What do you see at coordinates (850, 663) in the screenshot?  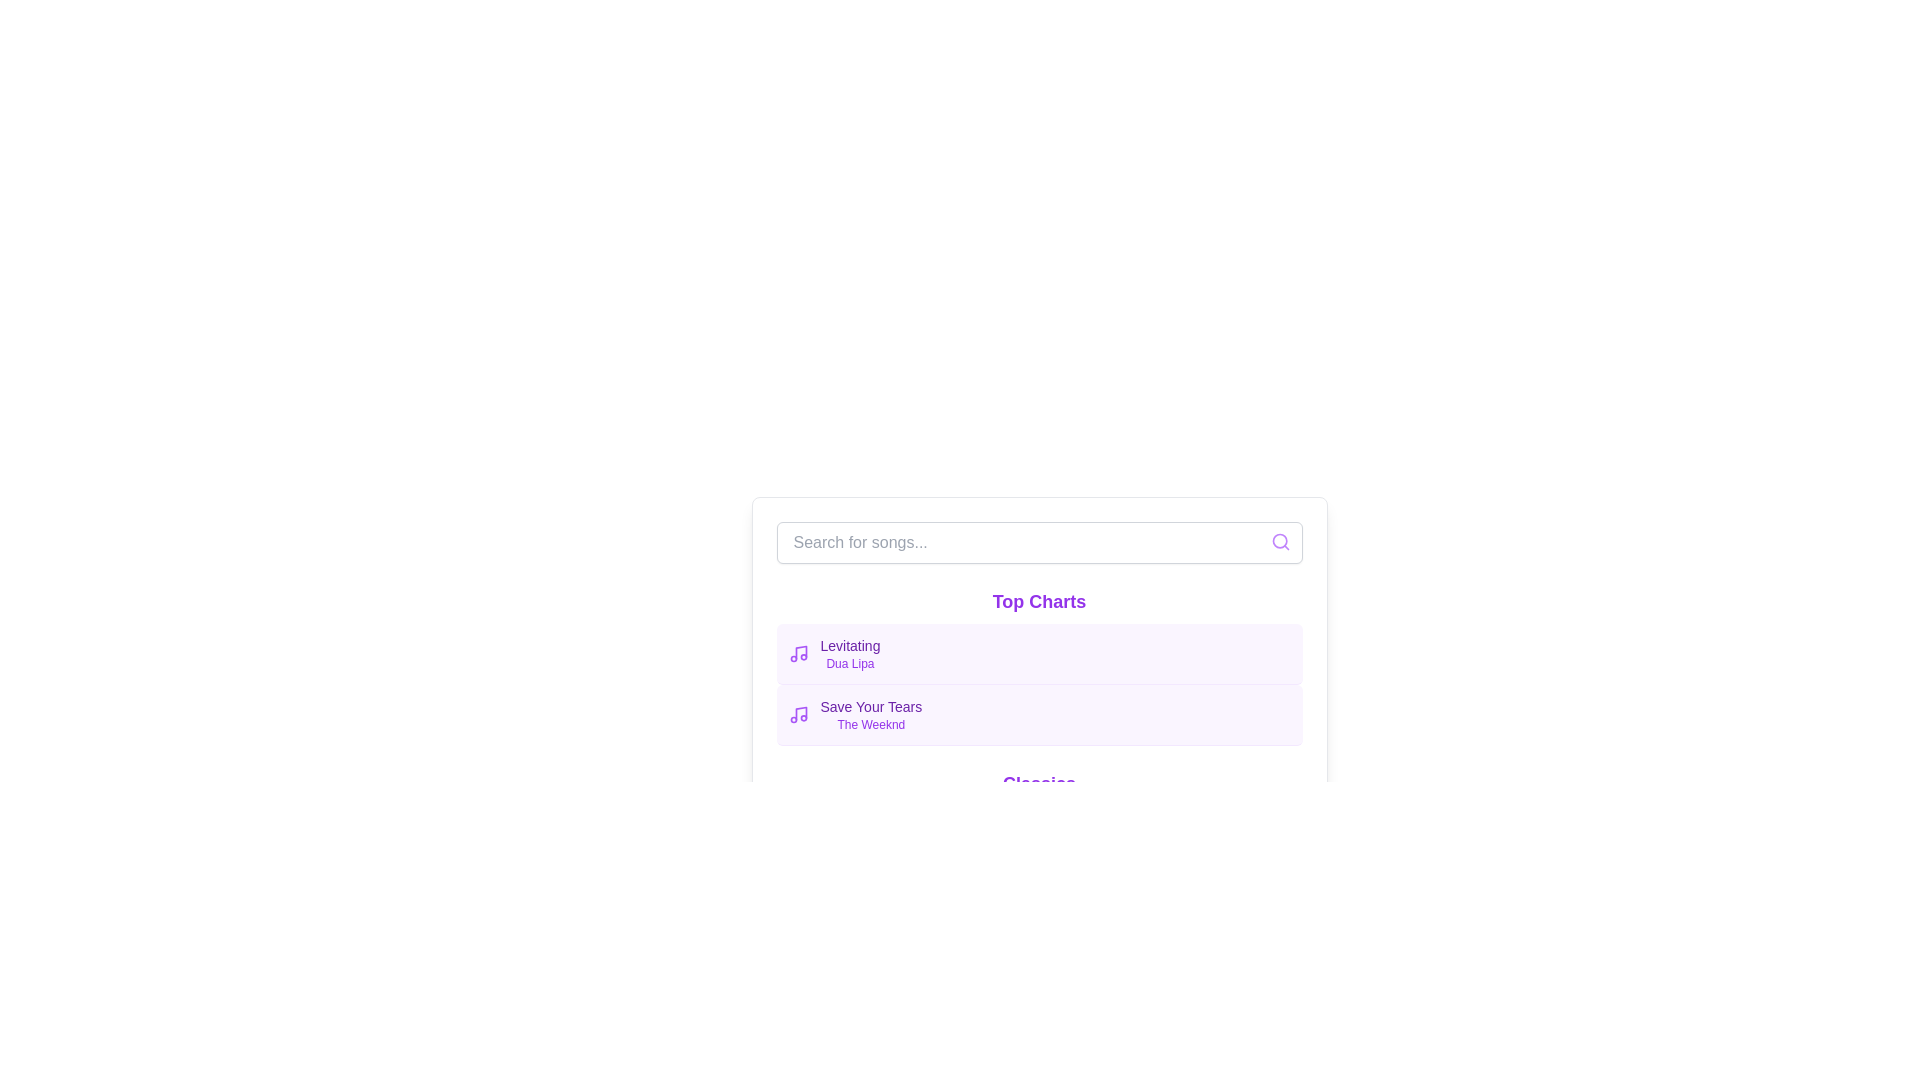 I see `the label displaying the artist name 'Dua Lipa' in purple color, located beneath 'Levitating' in the 'Top Charts' list` at bounding box center [850, 663].